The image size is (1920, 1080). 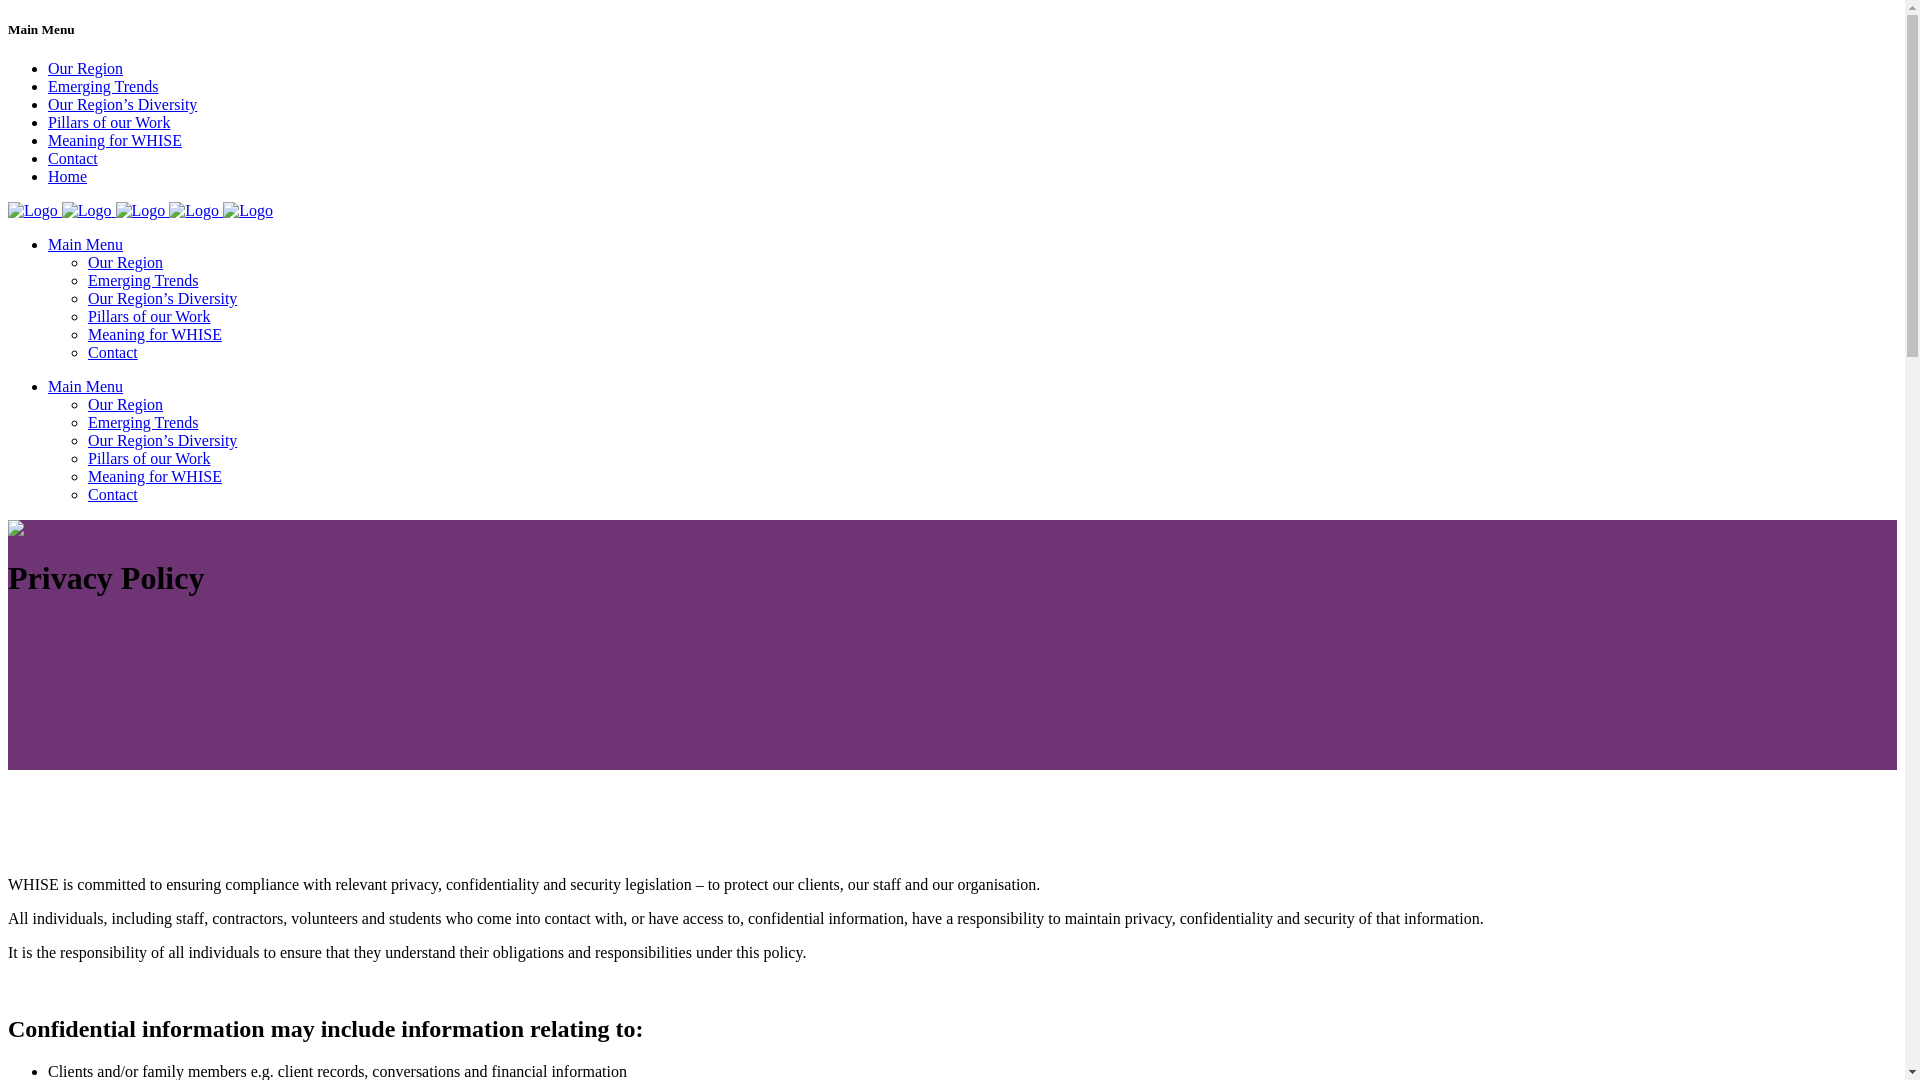 What do you see at coordinates (86, 315) in the screenshot?
I see `'Pillars of our Work'` at bounding box center [86, 315].